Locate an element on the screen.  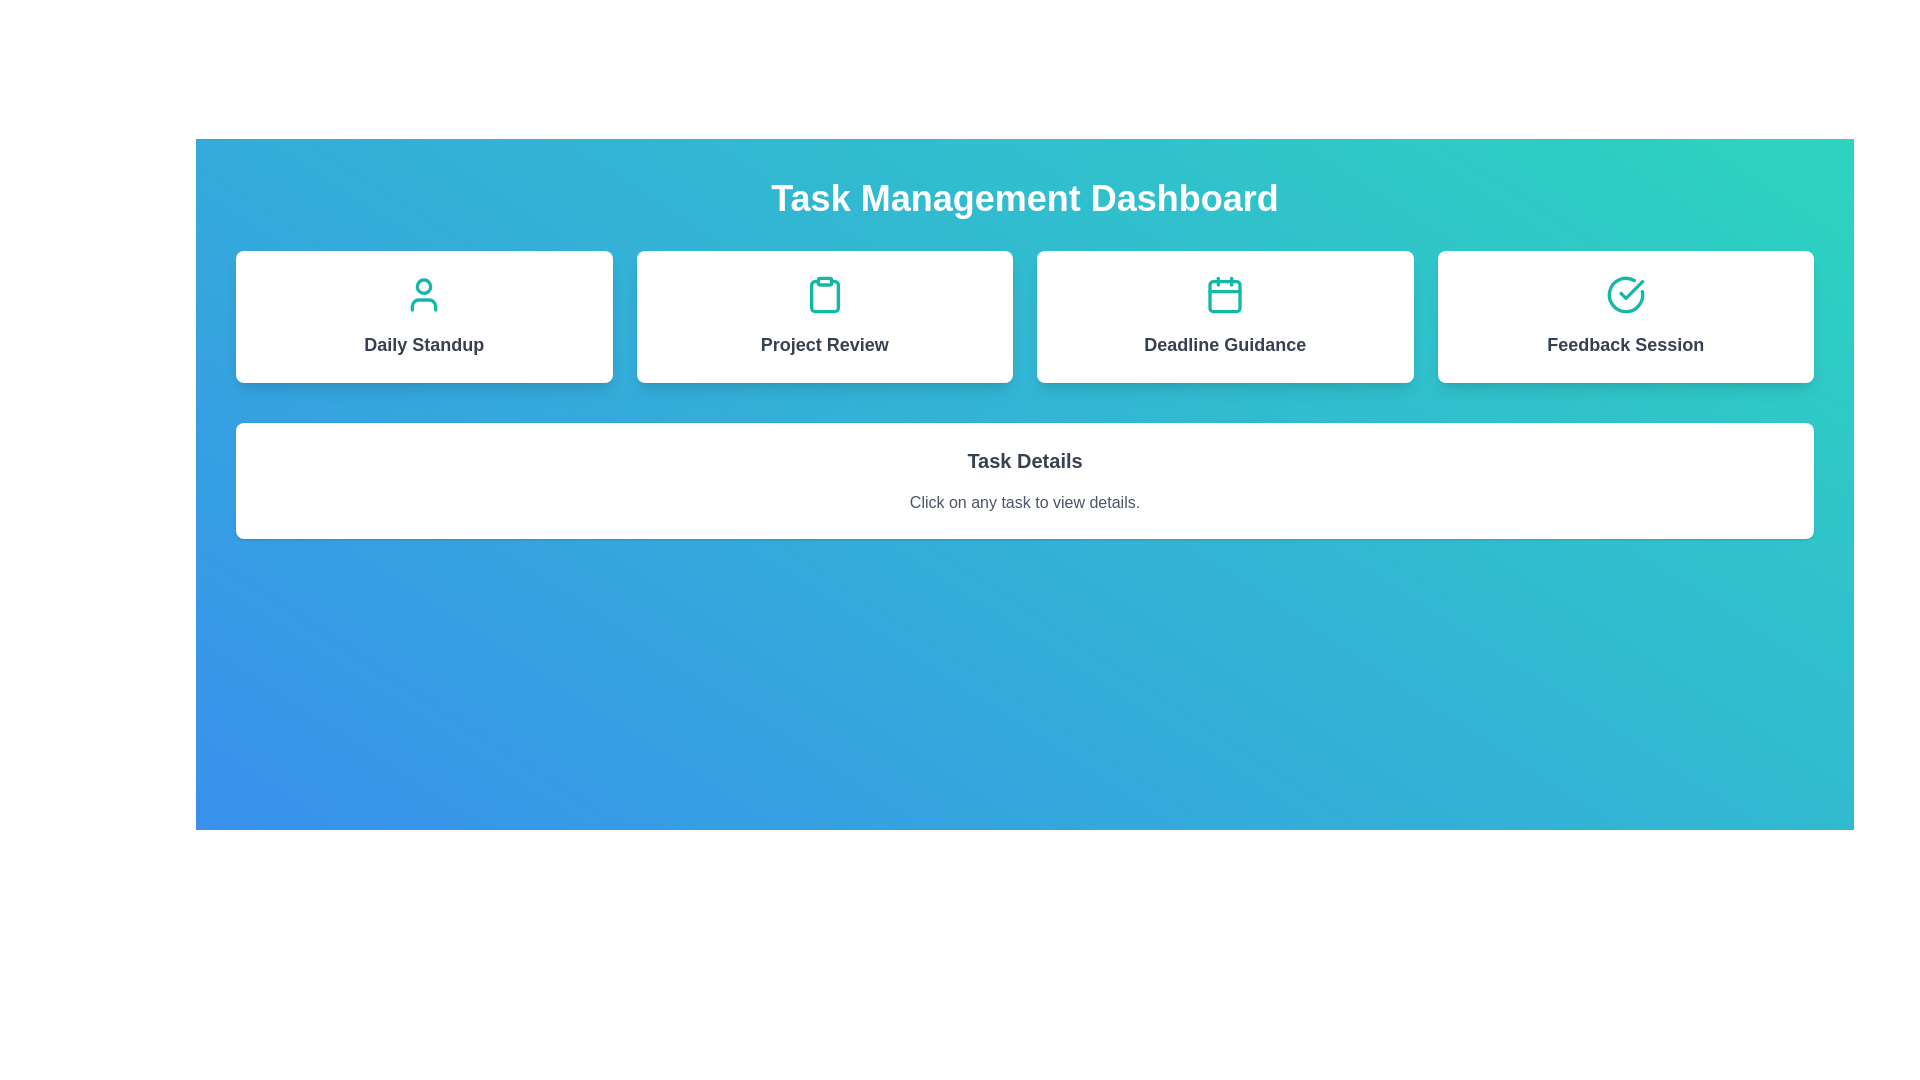
the clipboard icon, which is teal in color and positioned at the top-center of the 'Project Review' visual group is located at coordinates (824, 294).